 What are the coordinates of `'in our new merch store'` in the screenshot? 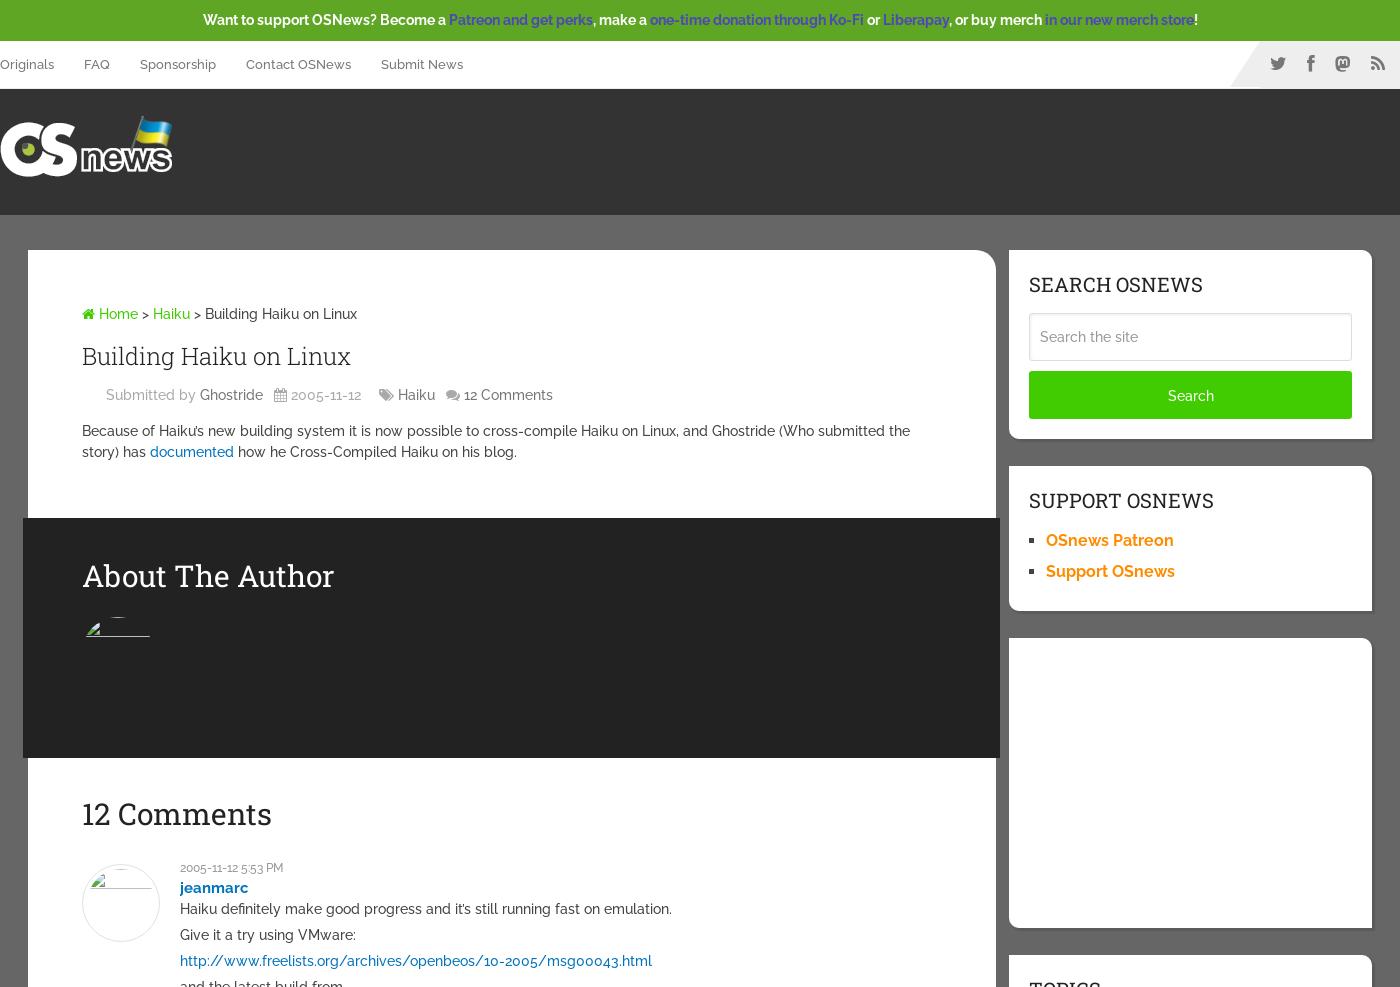 It's located at (1118, 19).